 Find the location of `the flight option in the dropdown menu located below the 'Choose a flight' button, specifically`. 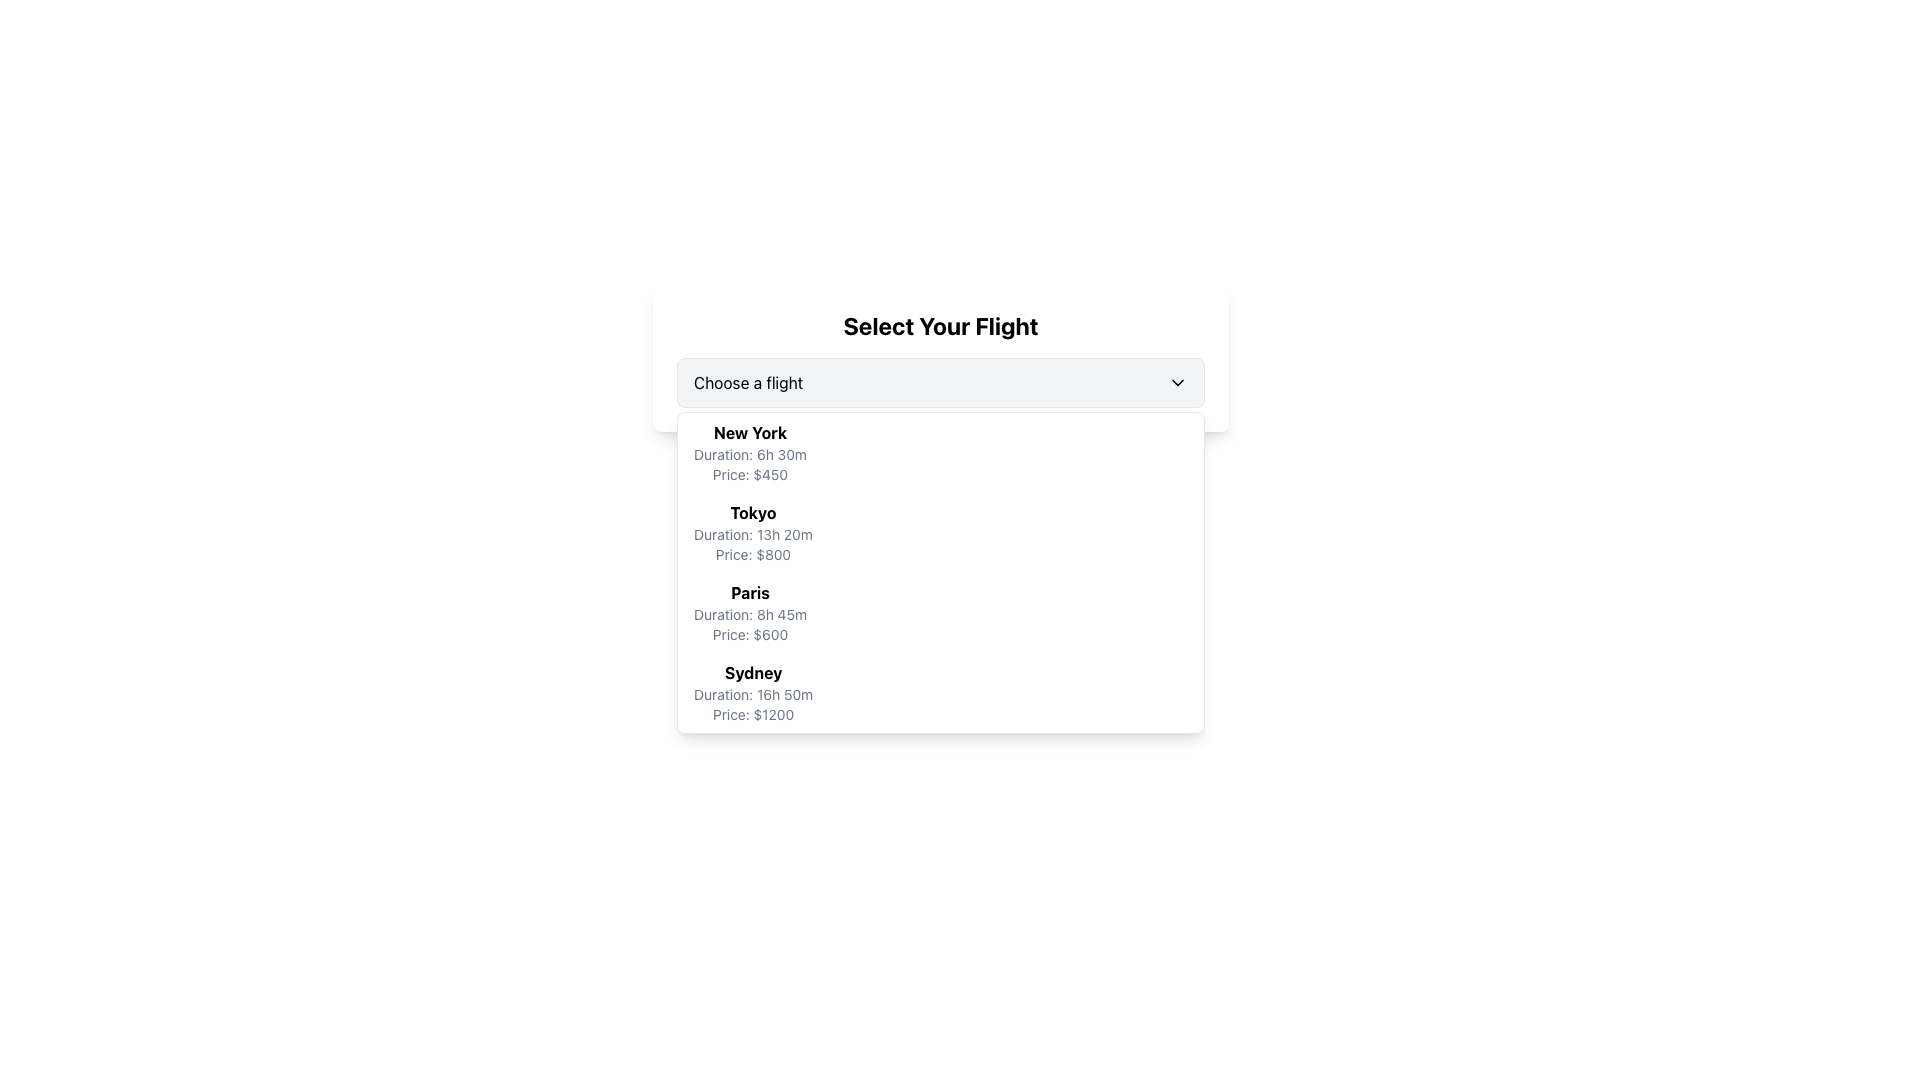

the flight option in the dropdown menu located below the 'Choose a flight' button, specifically is located at coordinates (939, 573).